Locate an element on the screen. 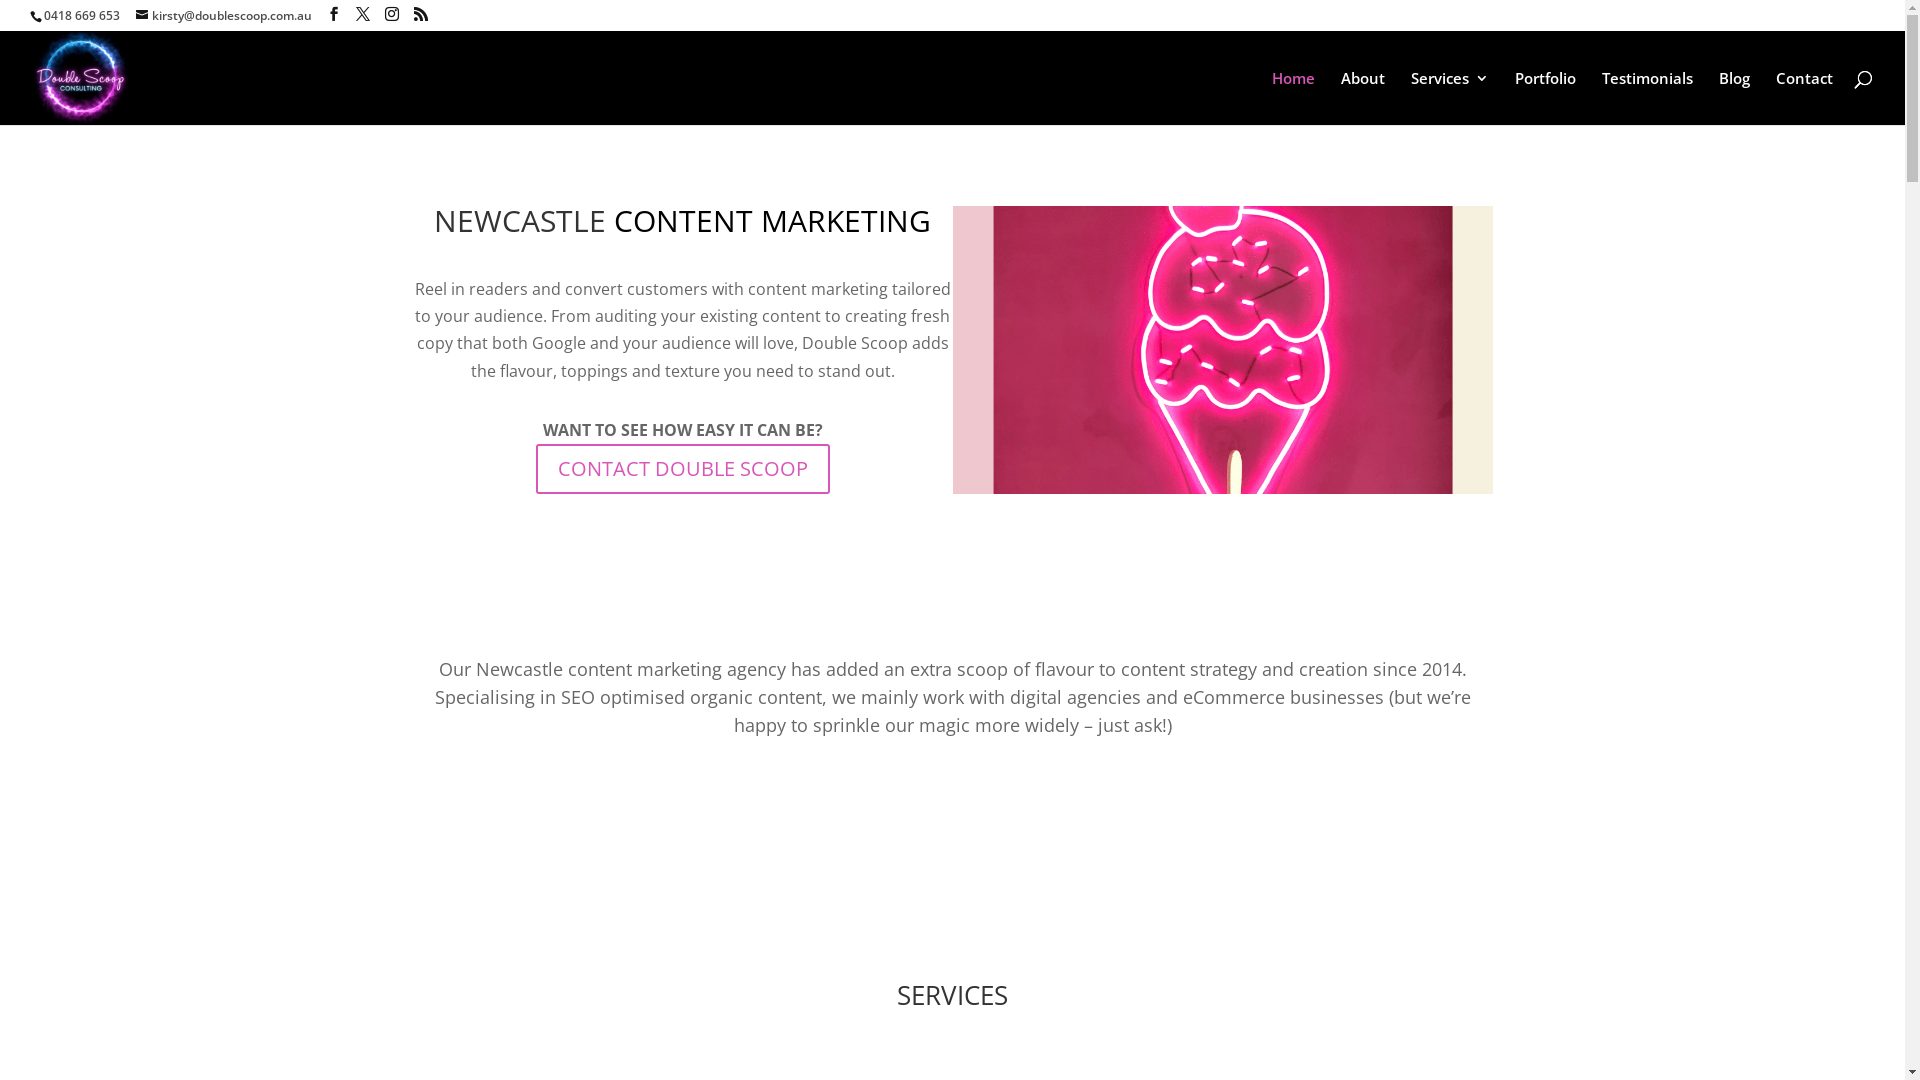 Image resolution: width=1920 pixels, height=1080 pixels. 'Services' is located at coordinates (1449, 97).